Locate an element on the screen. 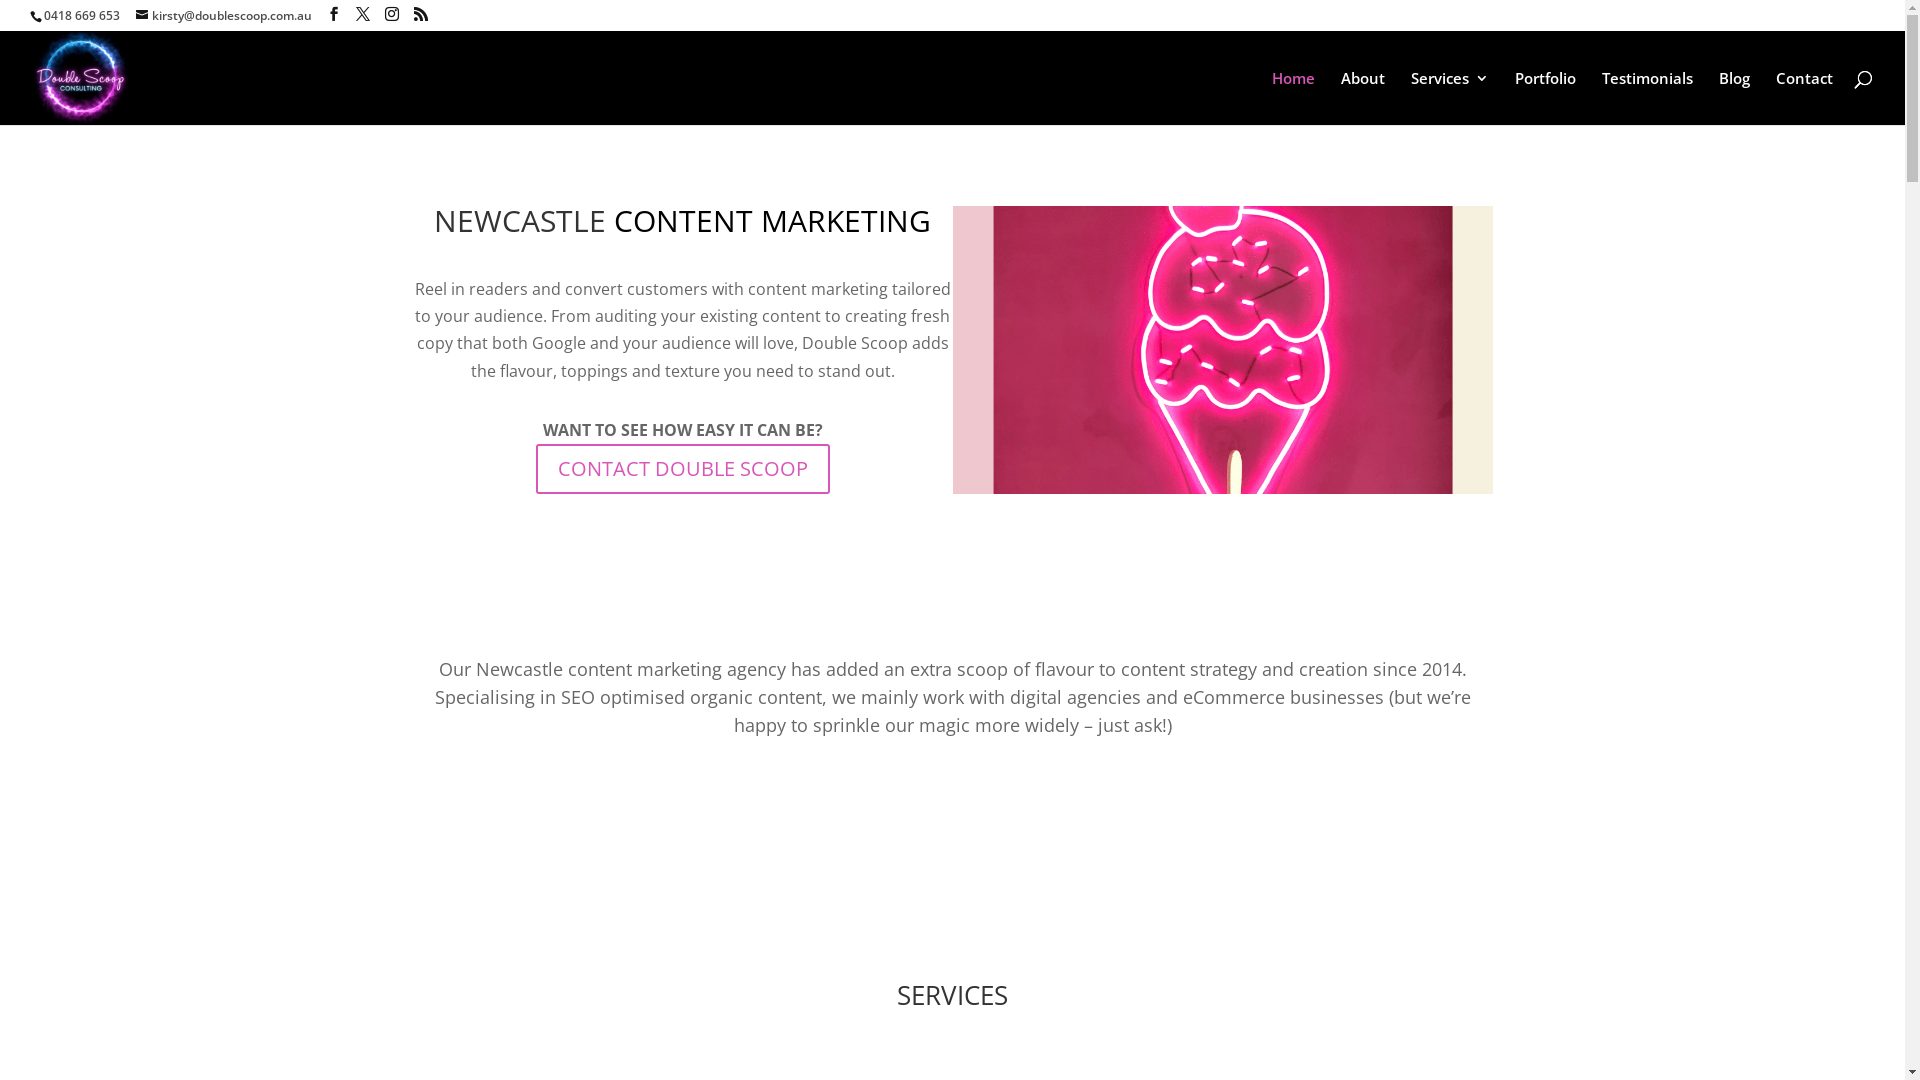 Image resolution: width=1920 pixels, height=1080 pixels. 'Services' is located at coordinates (1449, 97).